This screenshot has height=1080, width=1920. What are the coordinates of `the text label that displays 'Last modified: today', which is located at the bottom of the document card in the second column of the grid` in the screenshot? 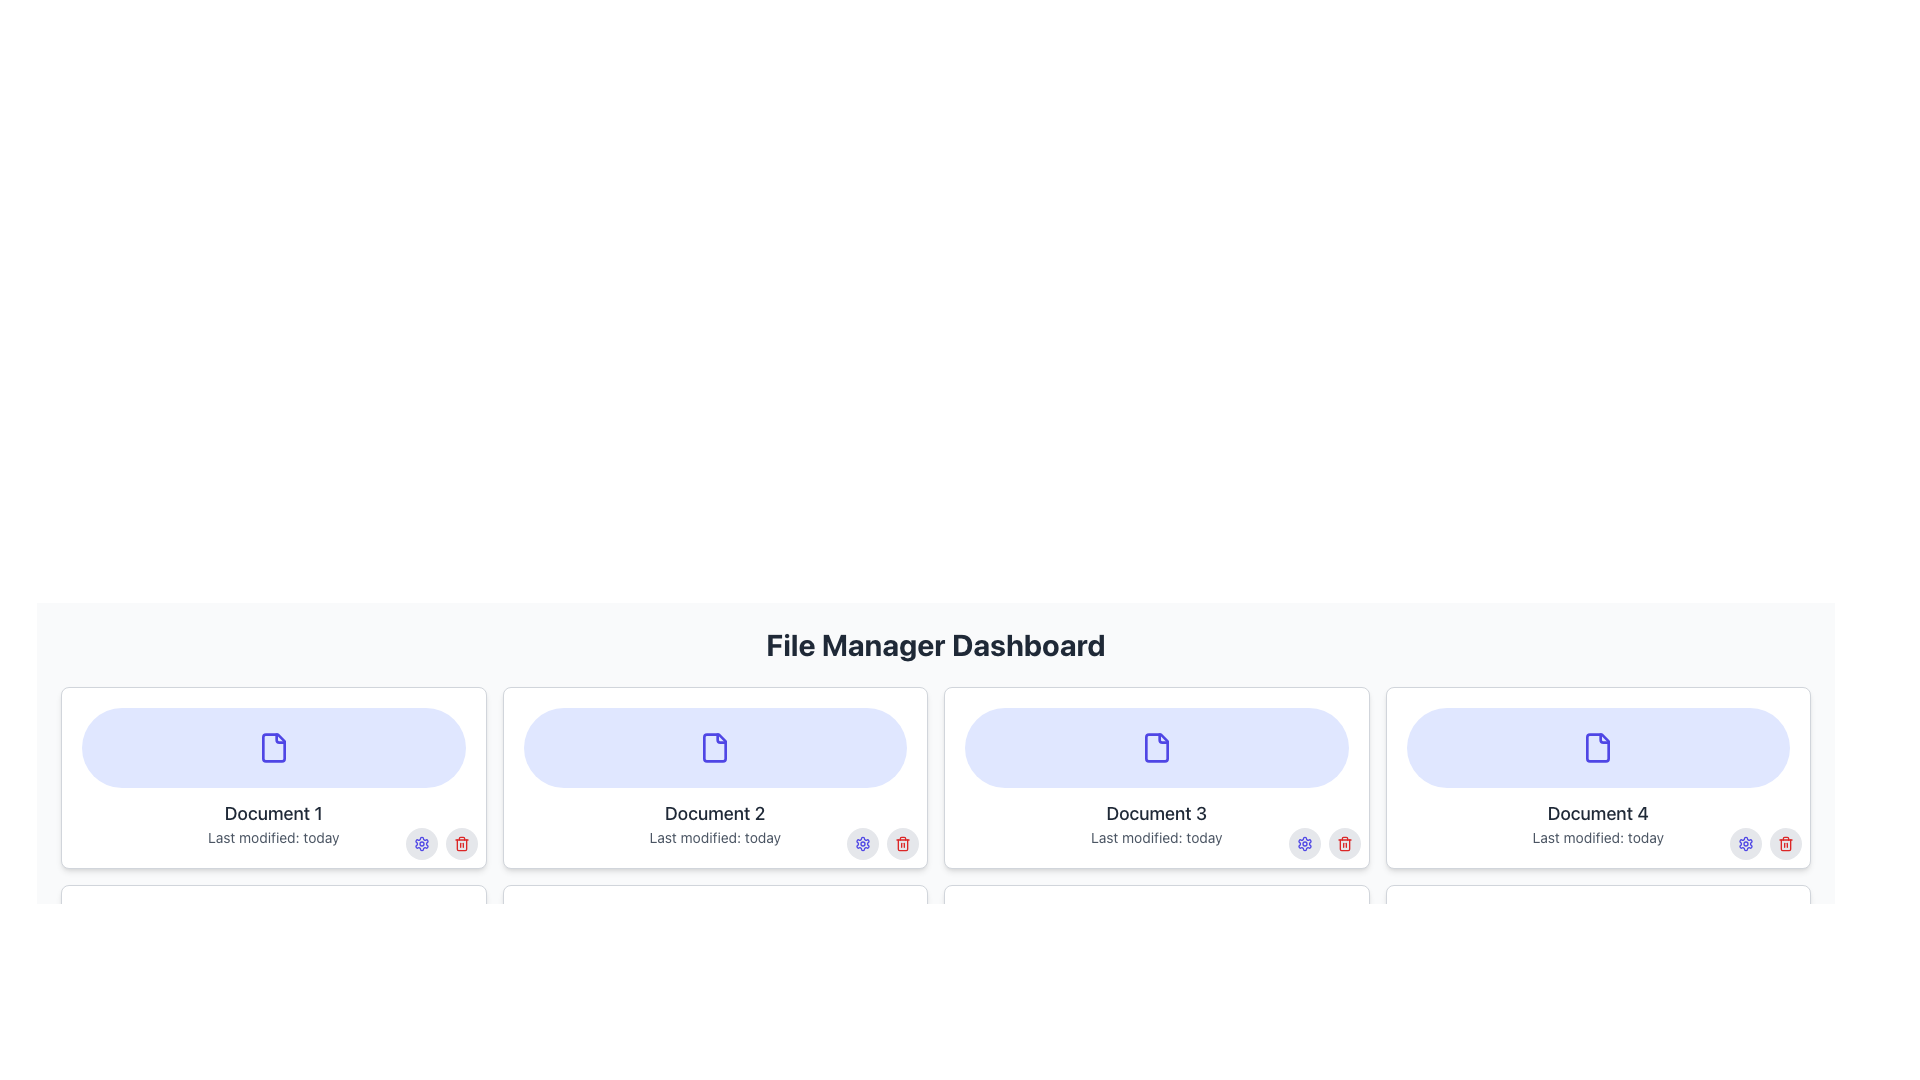 It's located at (715, 837).